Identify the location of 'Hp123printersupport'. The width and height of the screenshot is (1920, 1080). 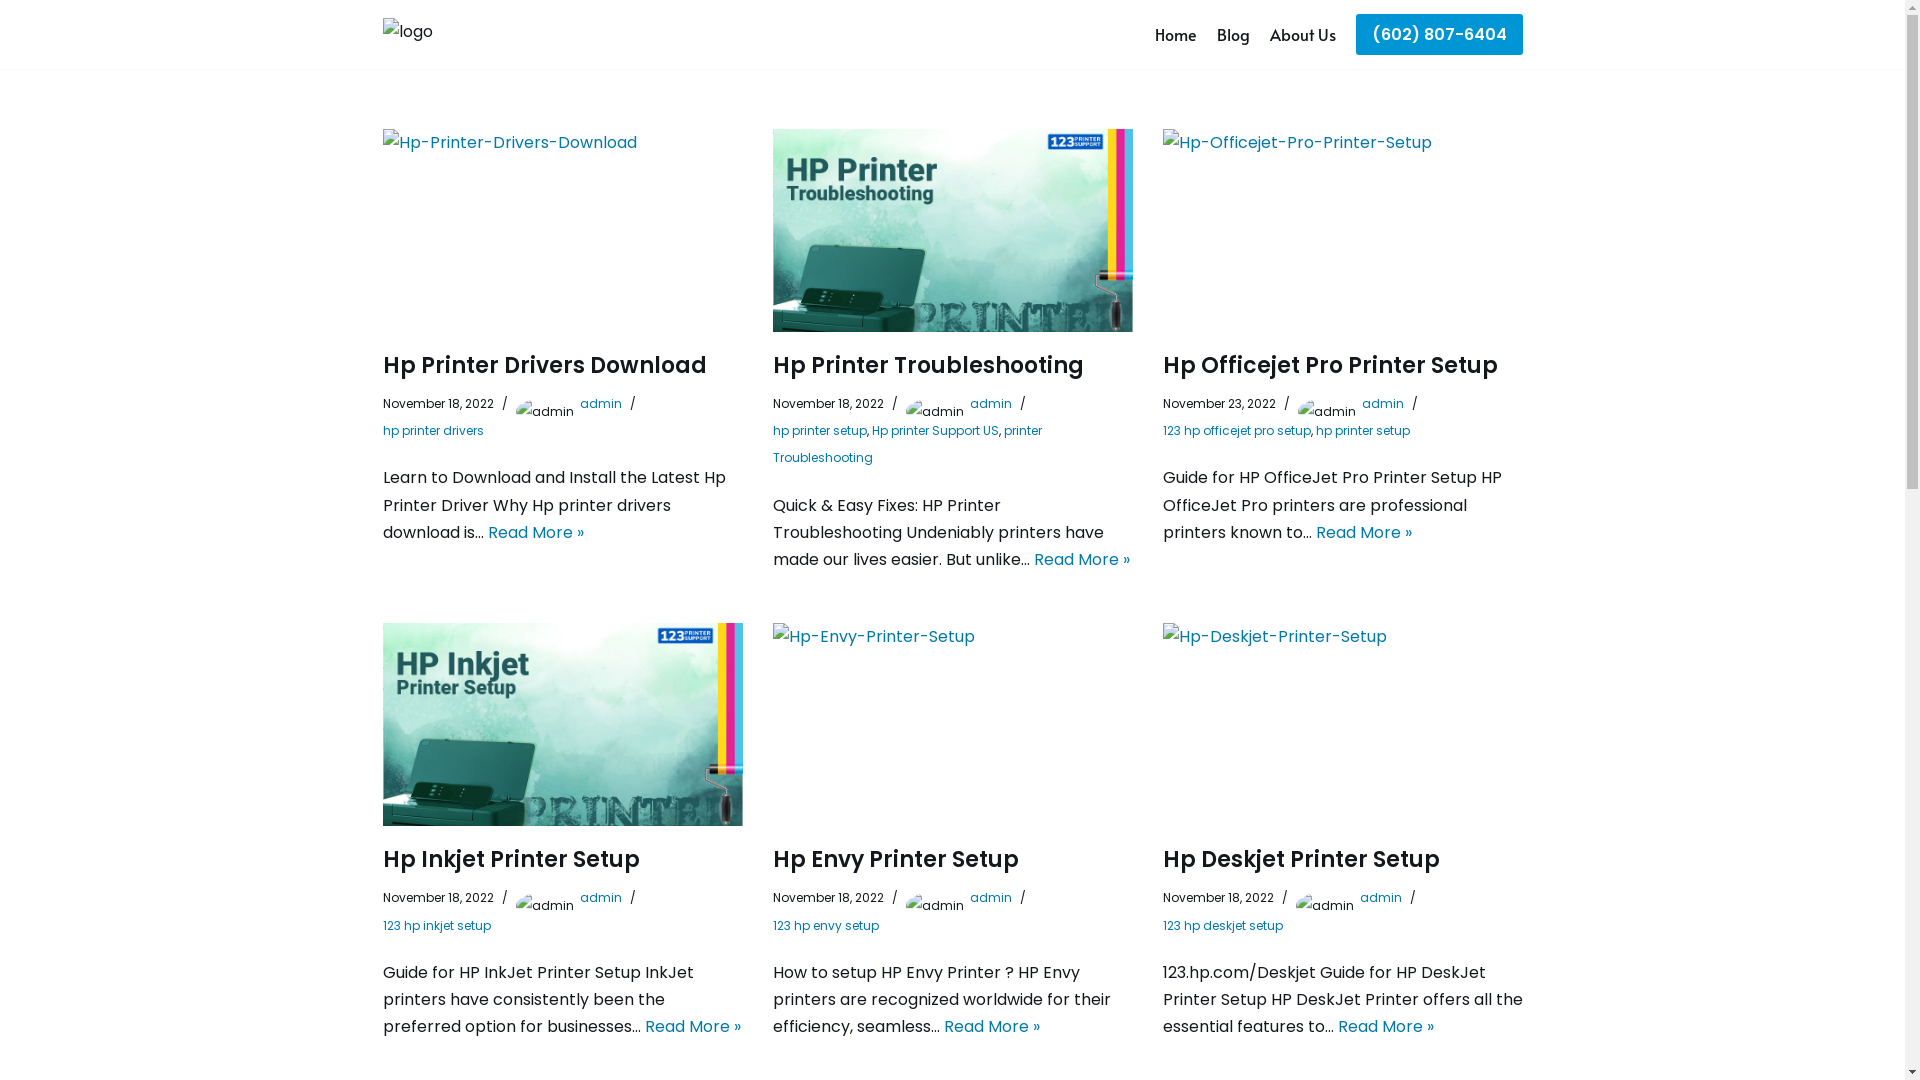
(445, 34).